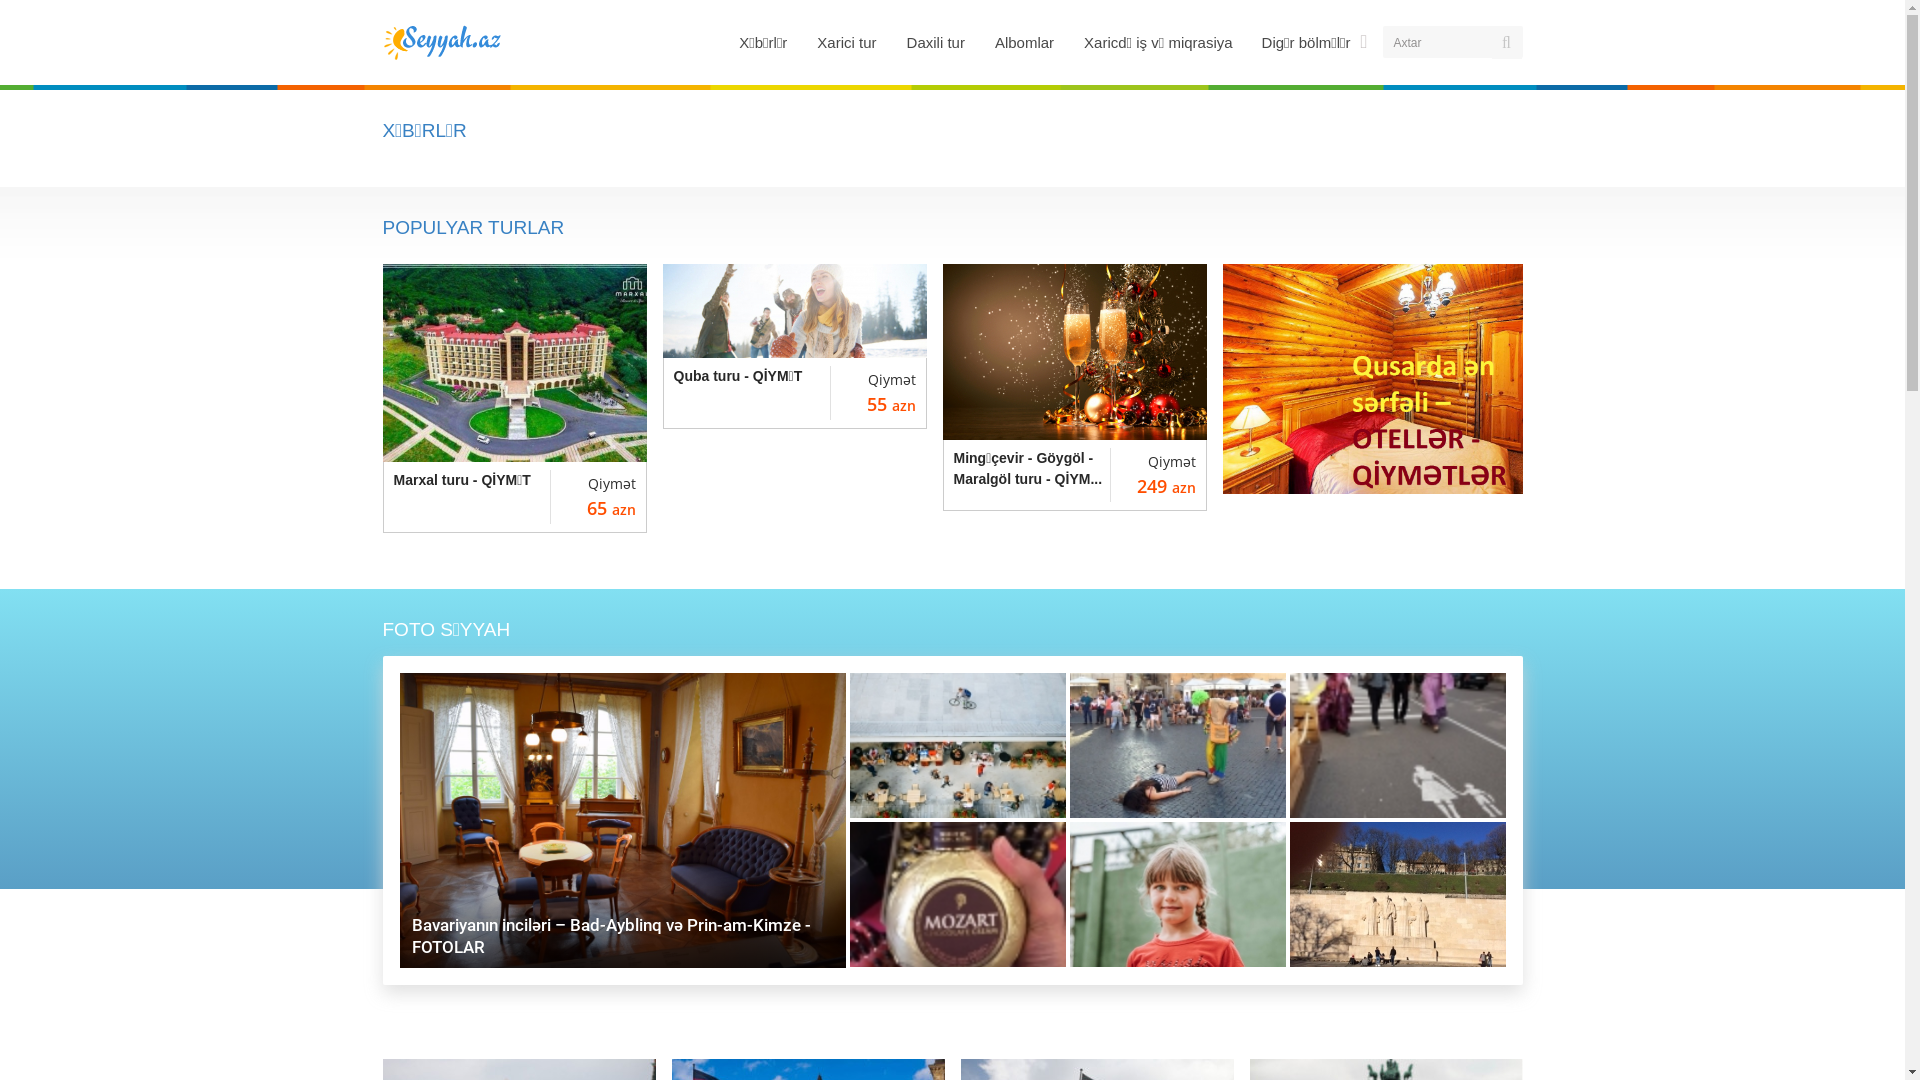 Image resolution: width=1920 pixels, height=1080 pixels. Describe the element at coordinates (935, 42) in the screenshot. I see `'Daxili tur'` at that location.